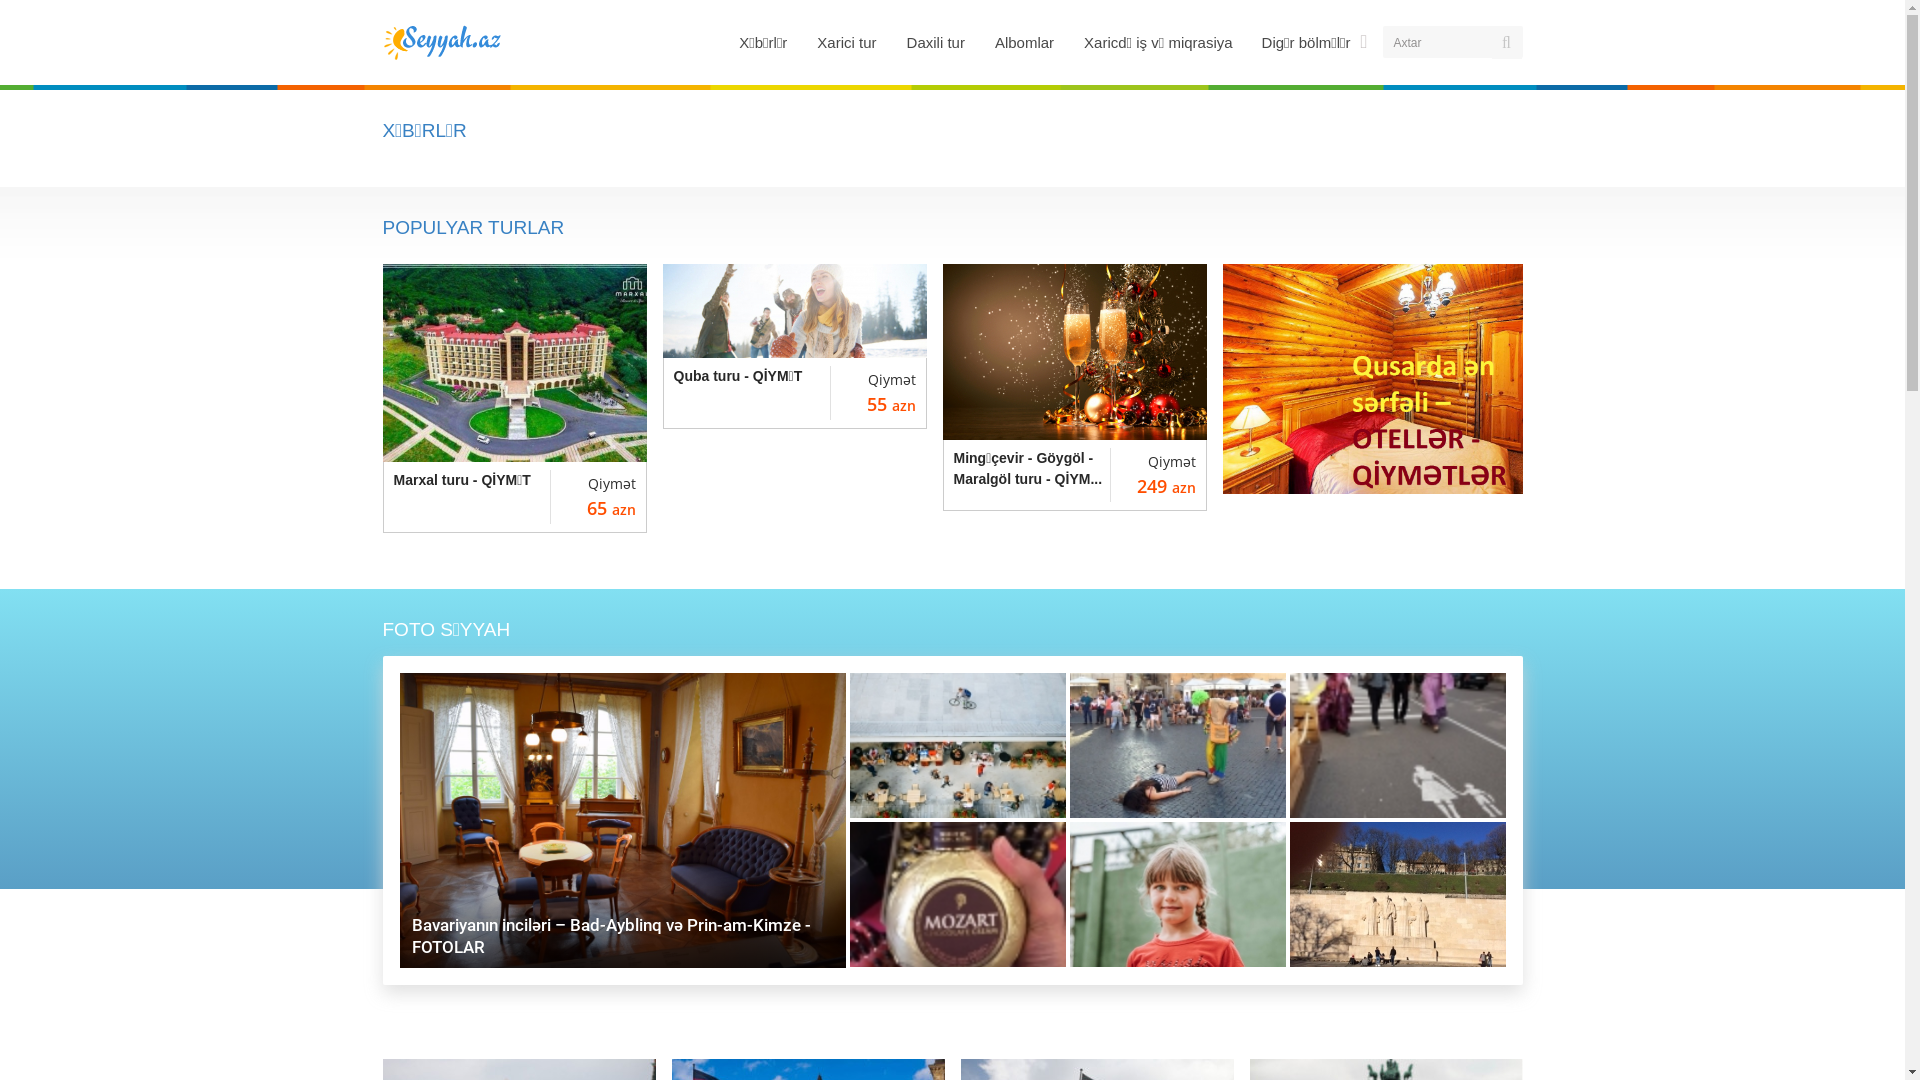 Image resolution: width=1920 pixels, height=1080 pixels. Describe the element at coordinates (935, 42) in the screenshot. I see `'Daxili tur'` at that location.